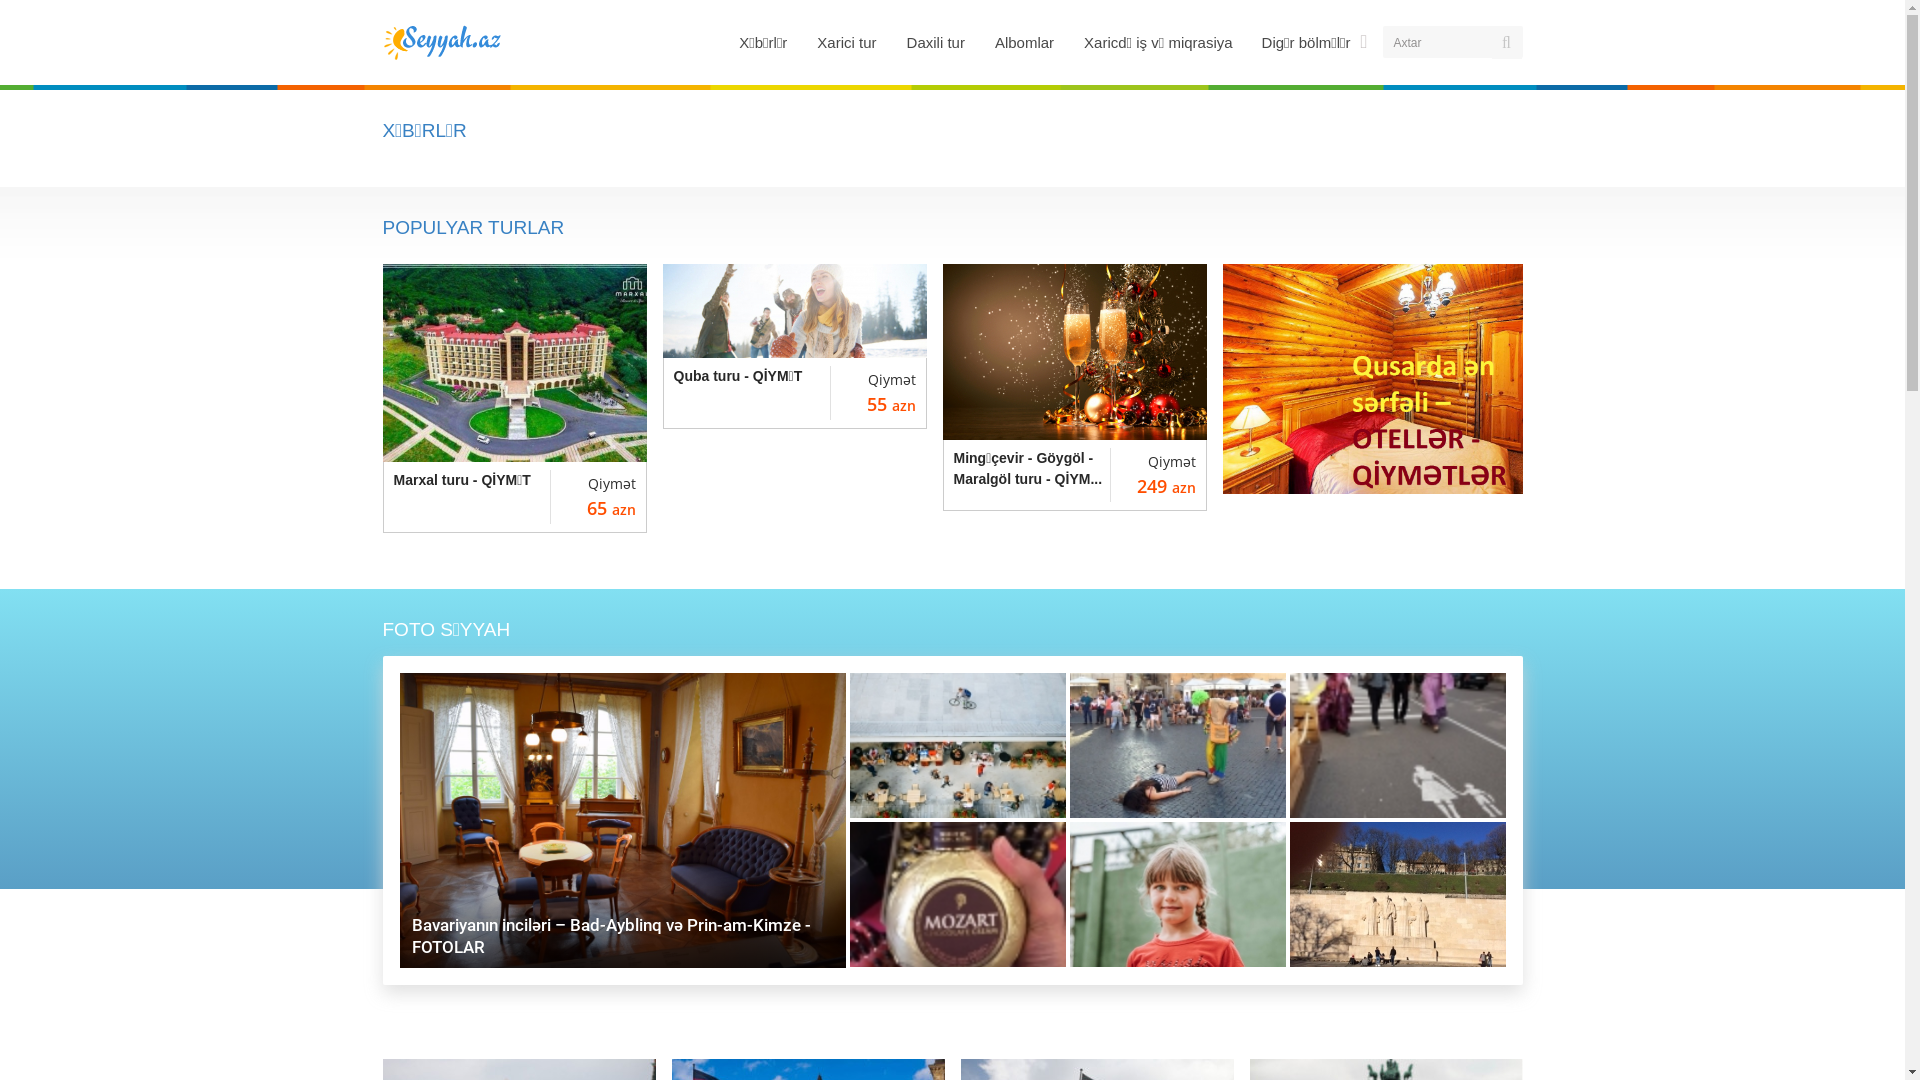 Image resolution: width=1920 pixels, height=1080 pixels. Describe the element at coordinates (935, 42) in the screenshot. I see `'Daxili tur'` at that location.